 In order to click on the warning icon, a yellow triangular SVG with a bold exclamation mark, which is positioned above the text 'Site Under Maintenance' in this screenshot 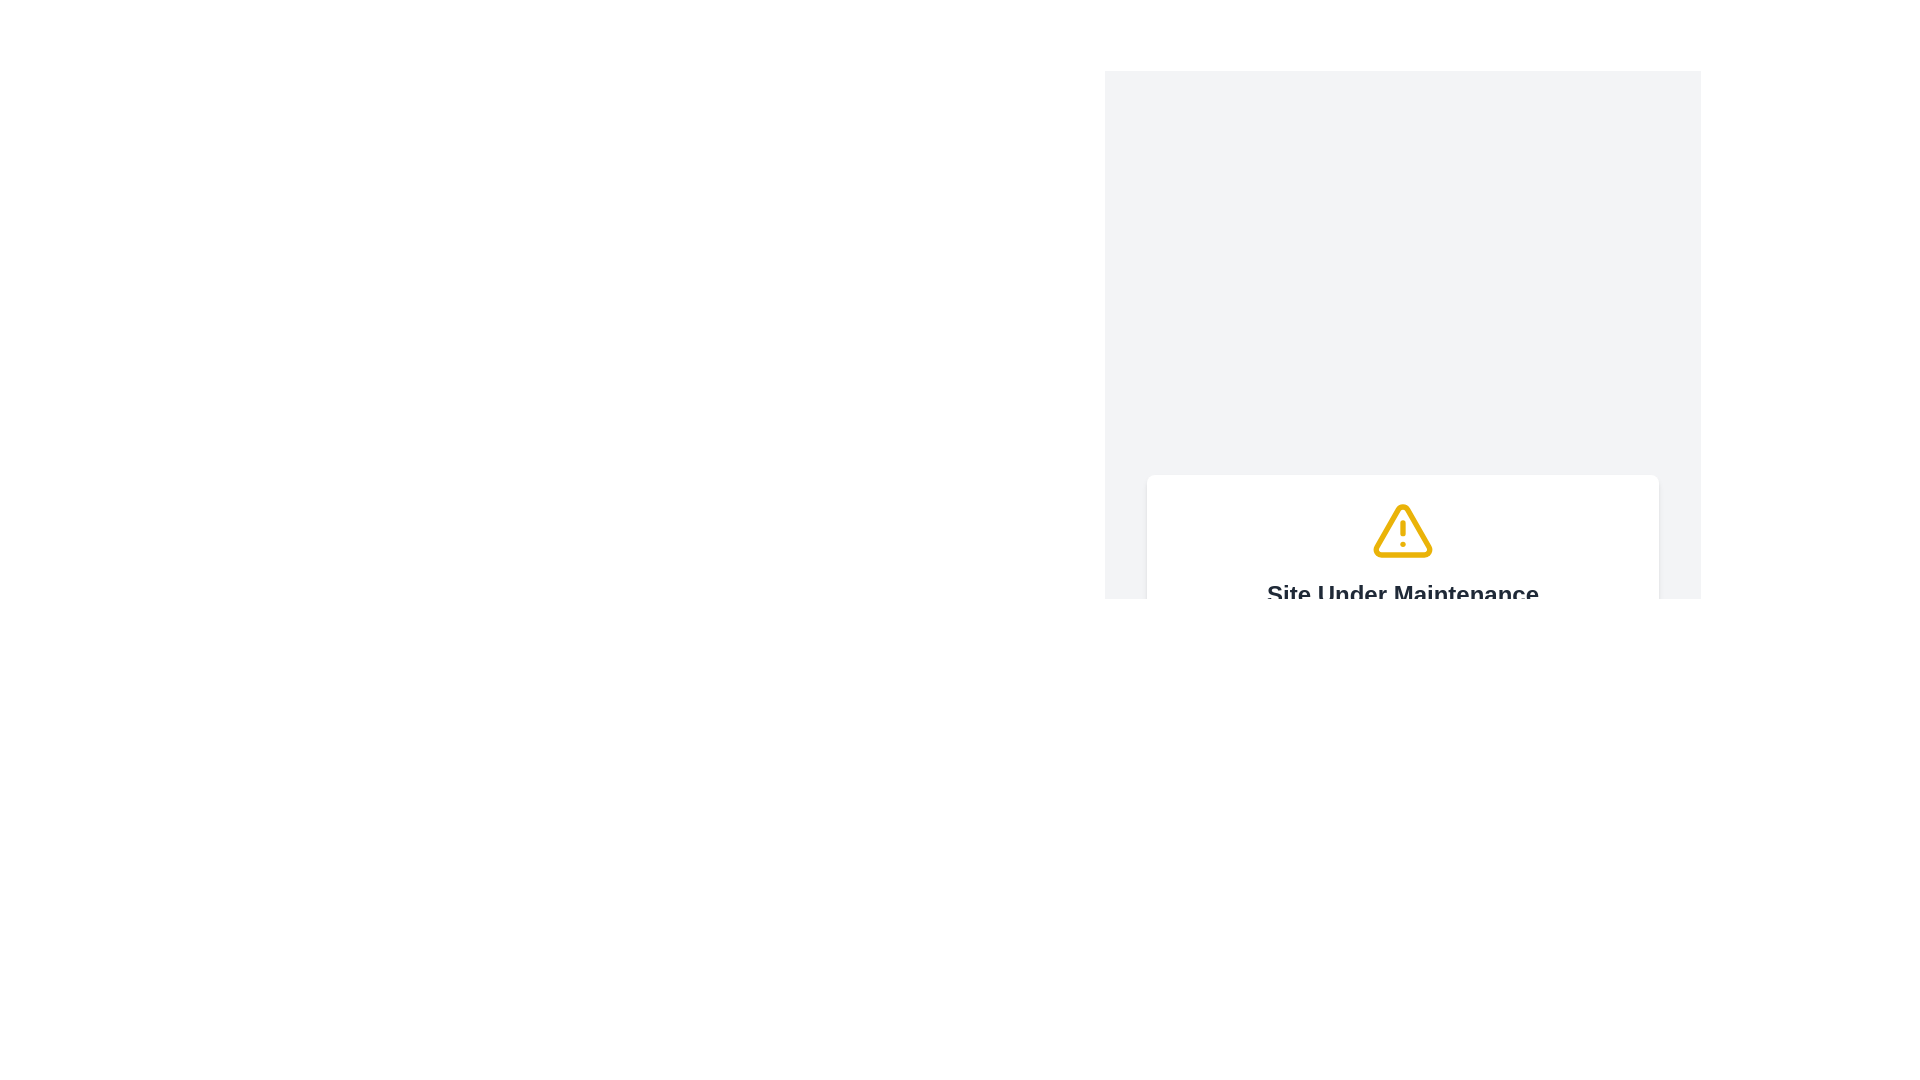, I will do `click(1401, 529)`.